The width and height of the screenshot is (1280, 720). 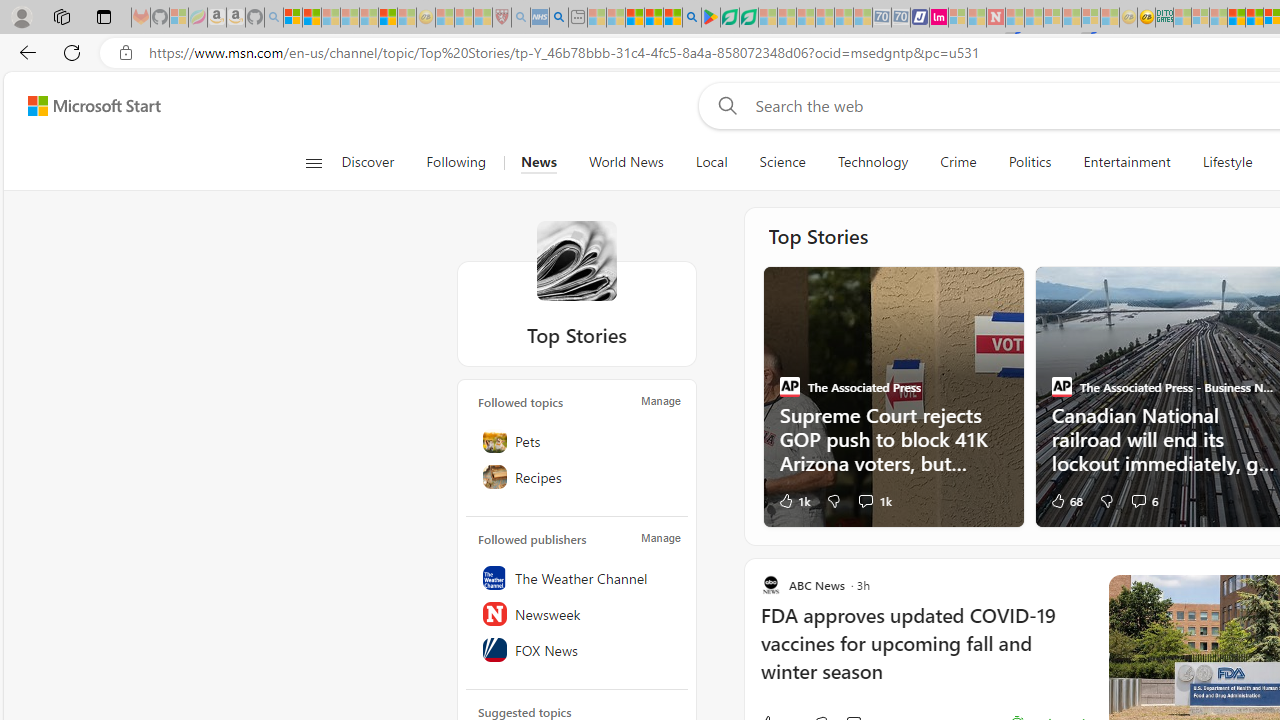 What do you see at coordinates (576, 577) in the screenshot?
I see `'The Weather Channel'` at bounding box center [576, 577].